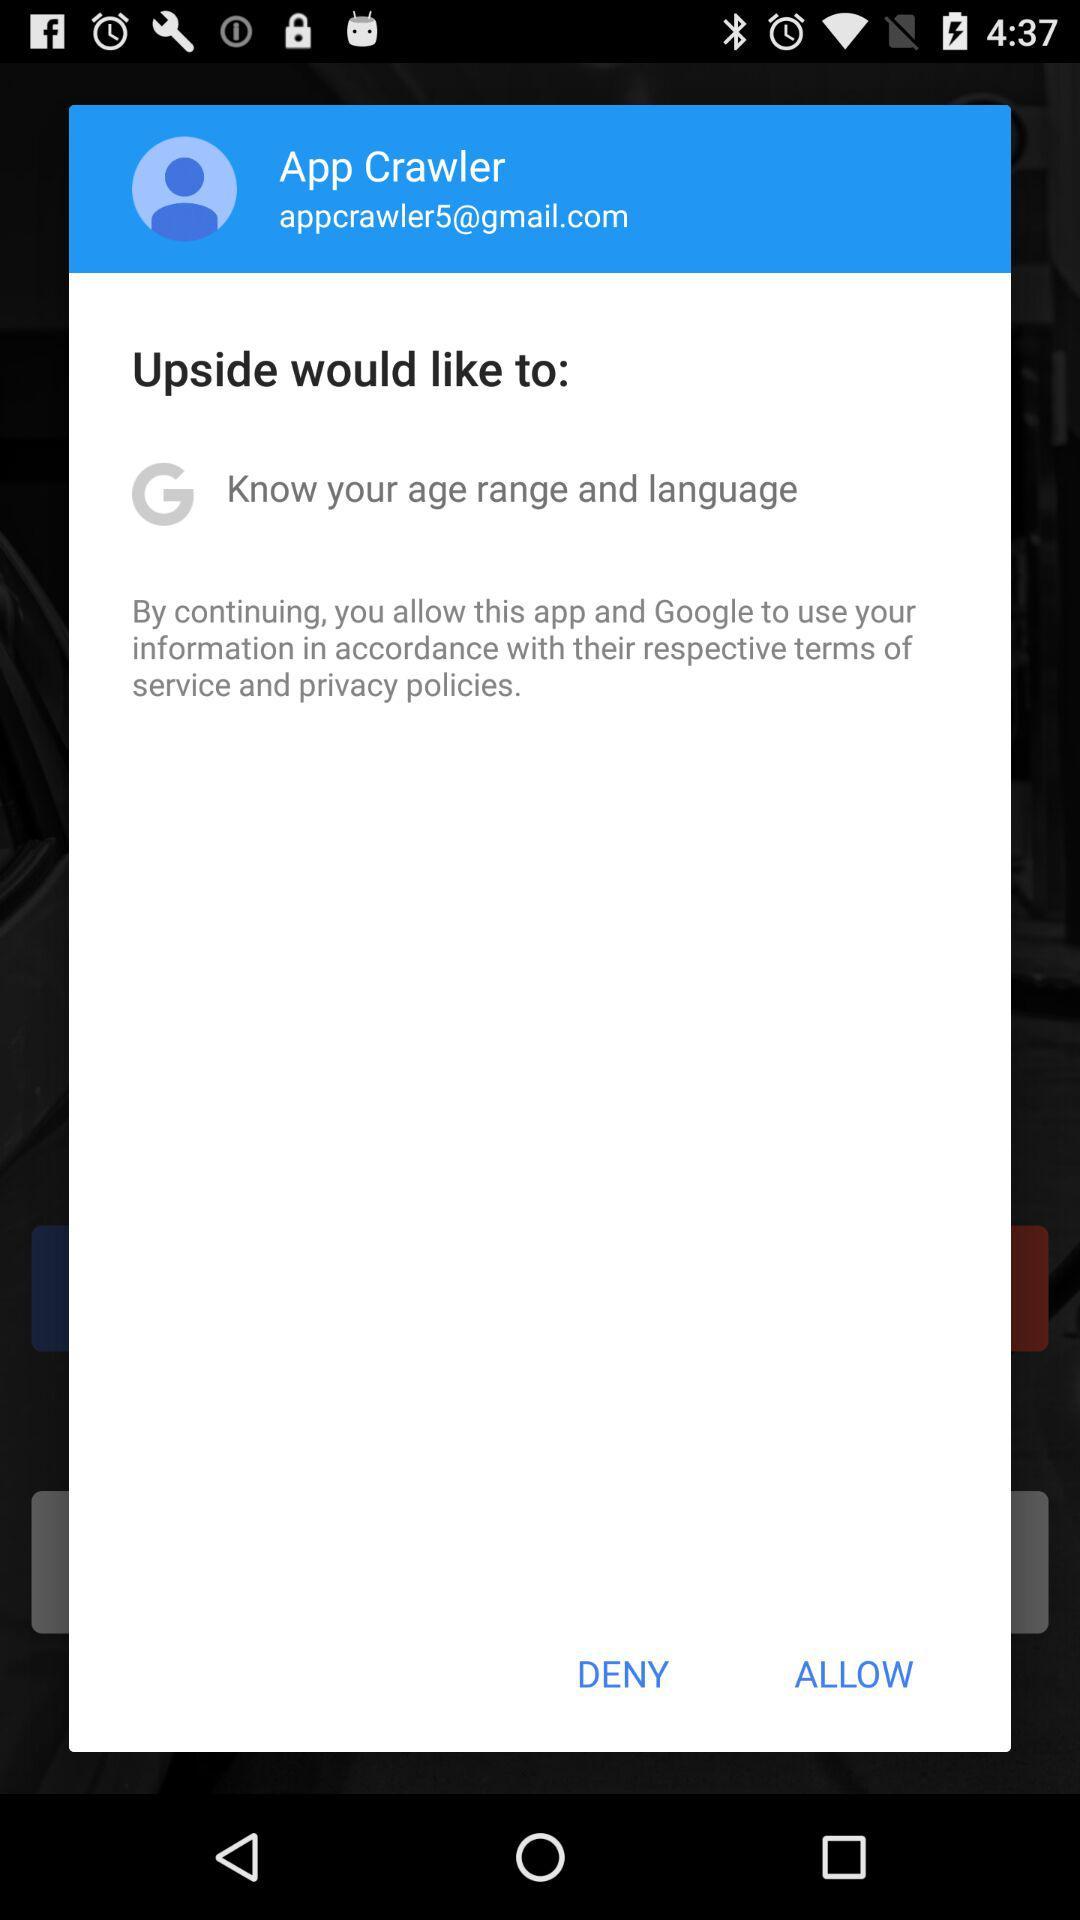 This screenshot has width=1080, height=1920. I want to click on the item above upside would like icon, so click(454, 214).